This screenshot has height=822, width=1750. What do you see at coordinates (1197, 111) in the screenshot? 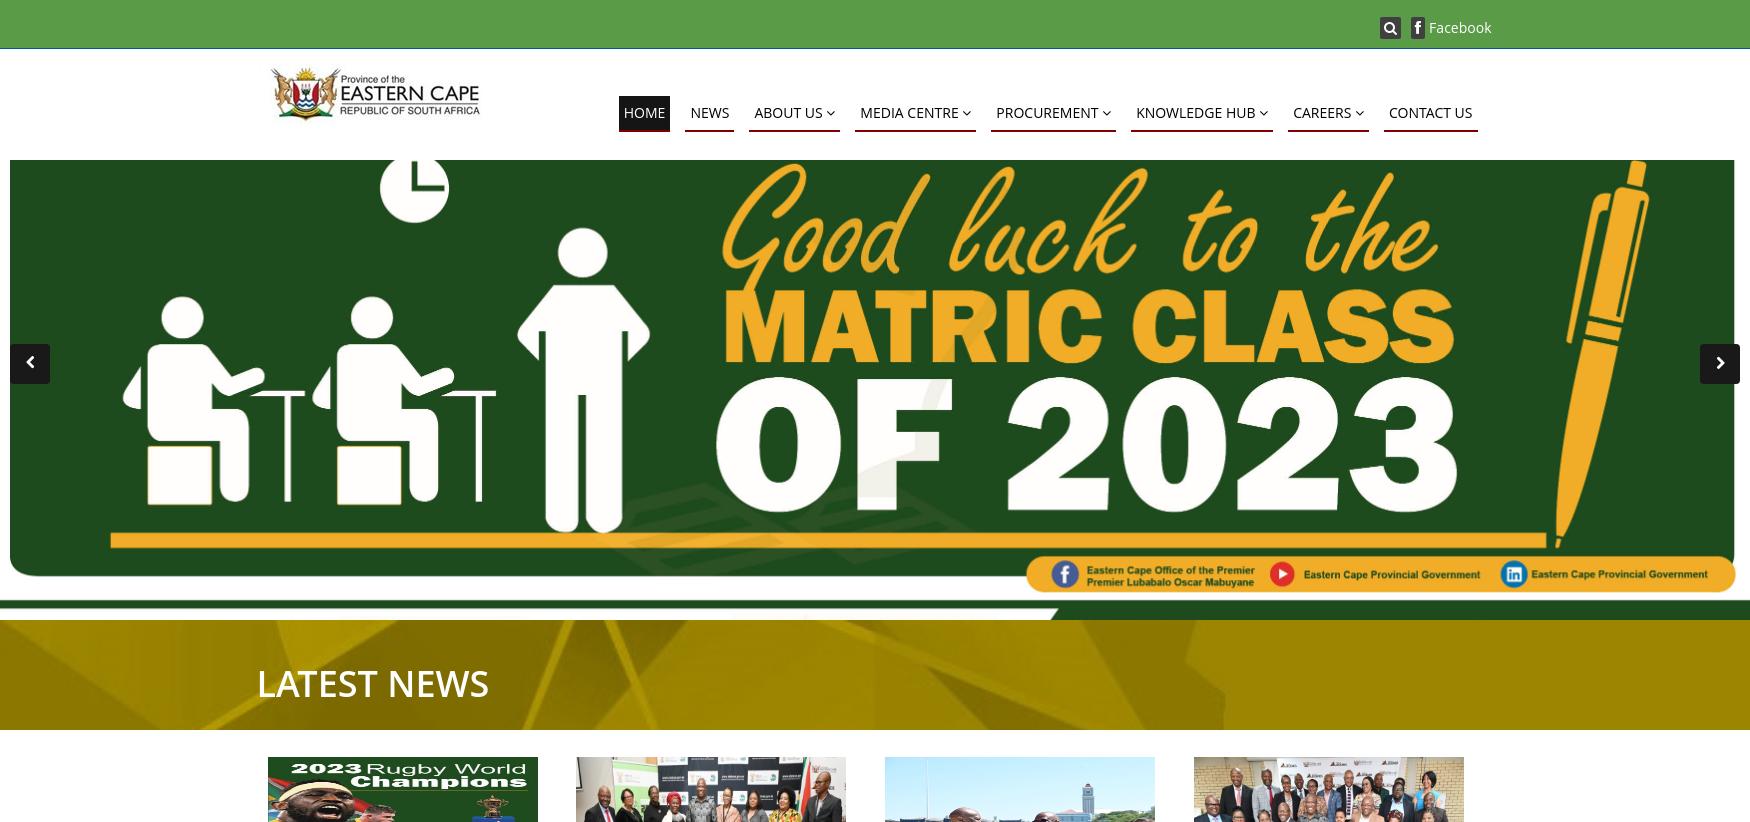
I see `'KNOWLEDGE HUB'` at bounding box center [1197, 111].